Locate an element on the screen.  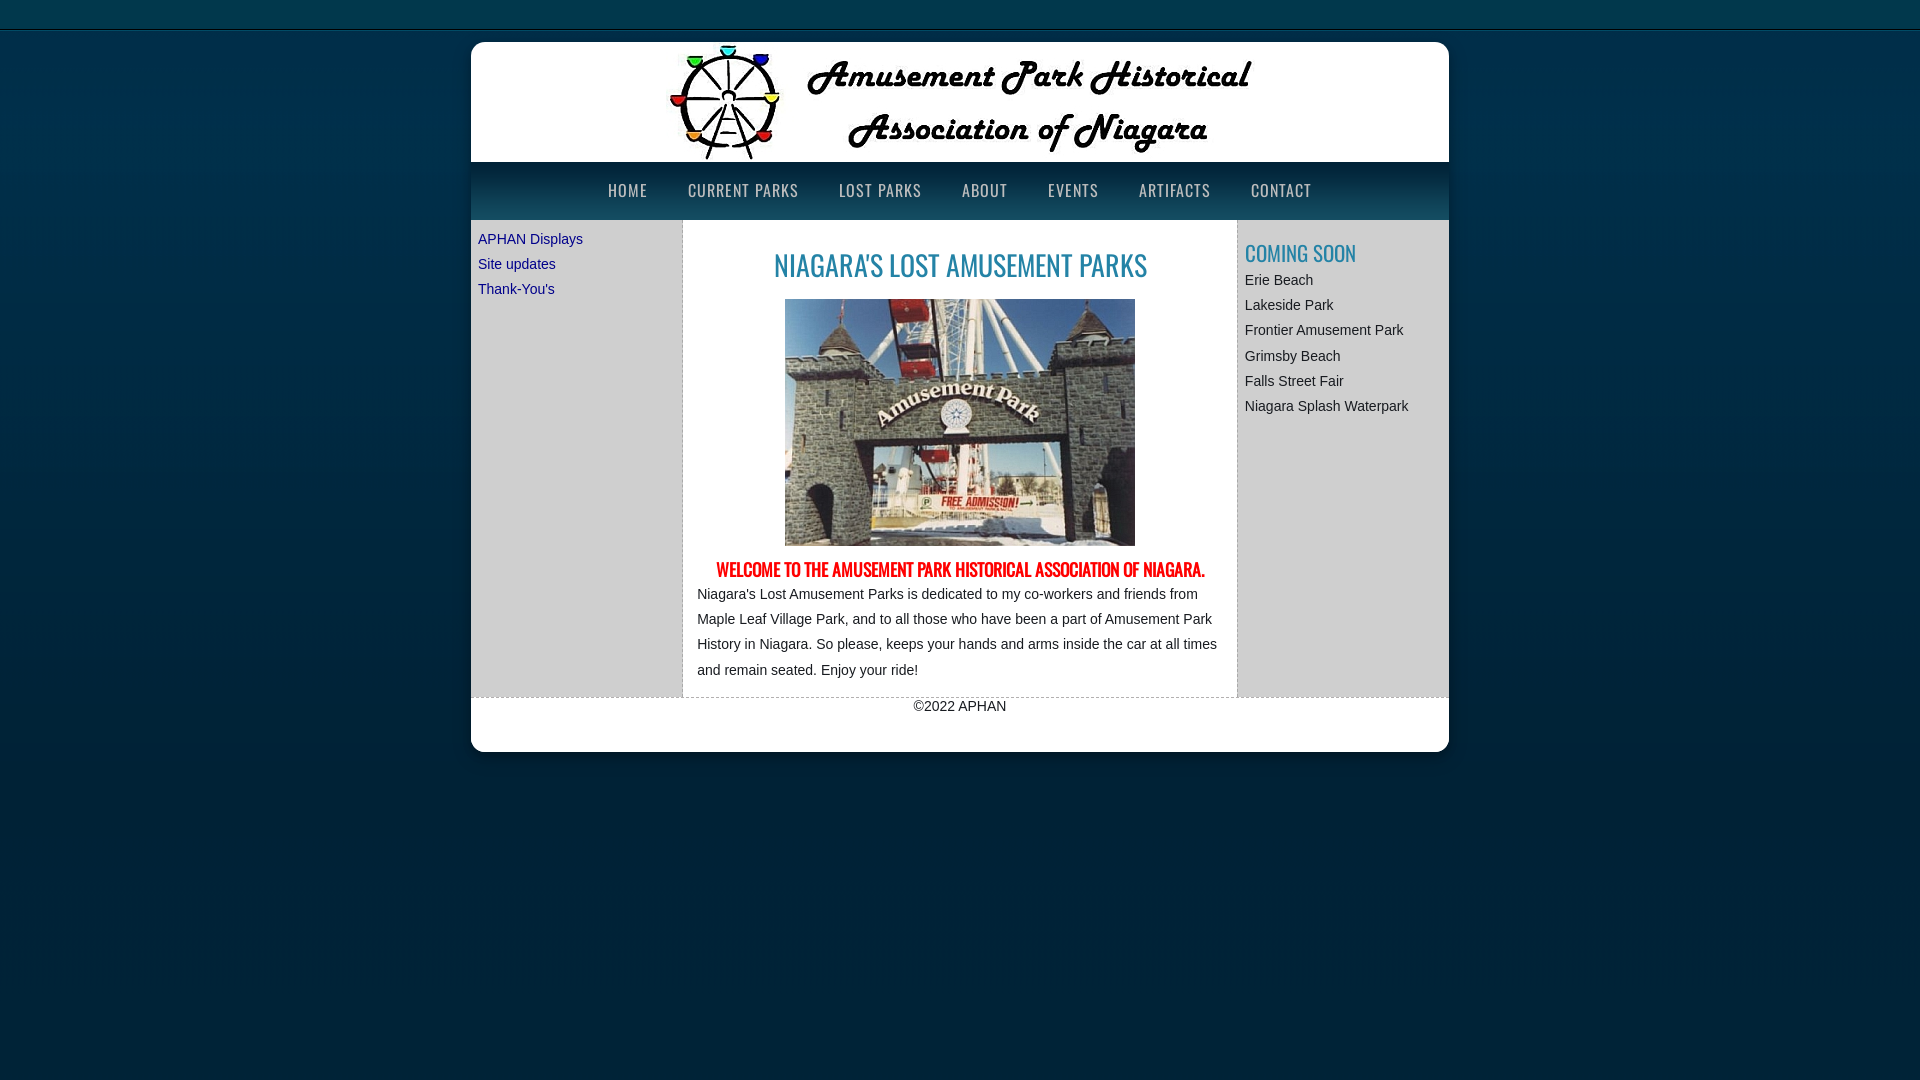
'ABOUT' is located at coordinates (984, 189).